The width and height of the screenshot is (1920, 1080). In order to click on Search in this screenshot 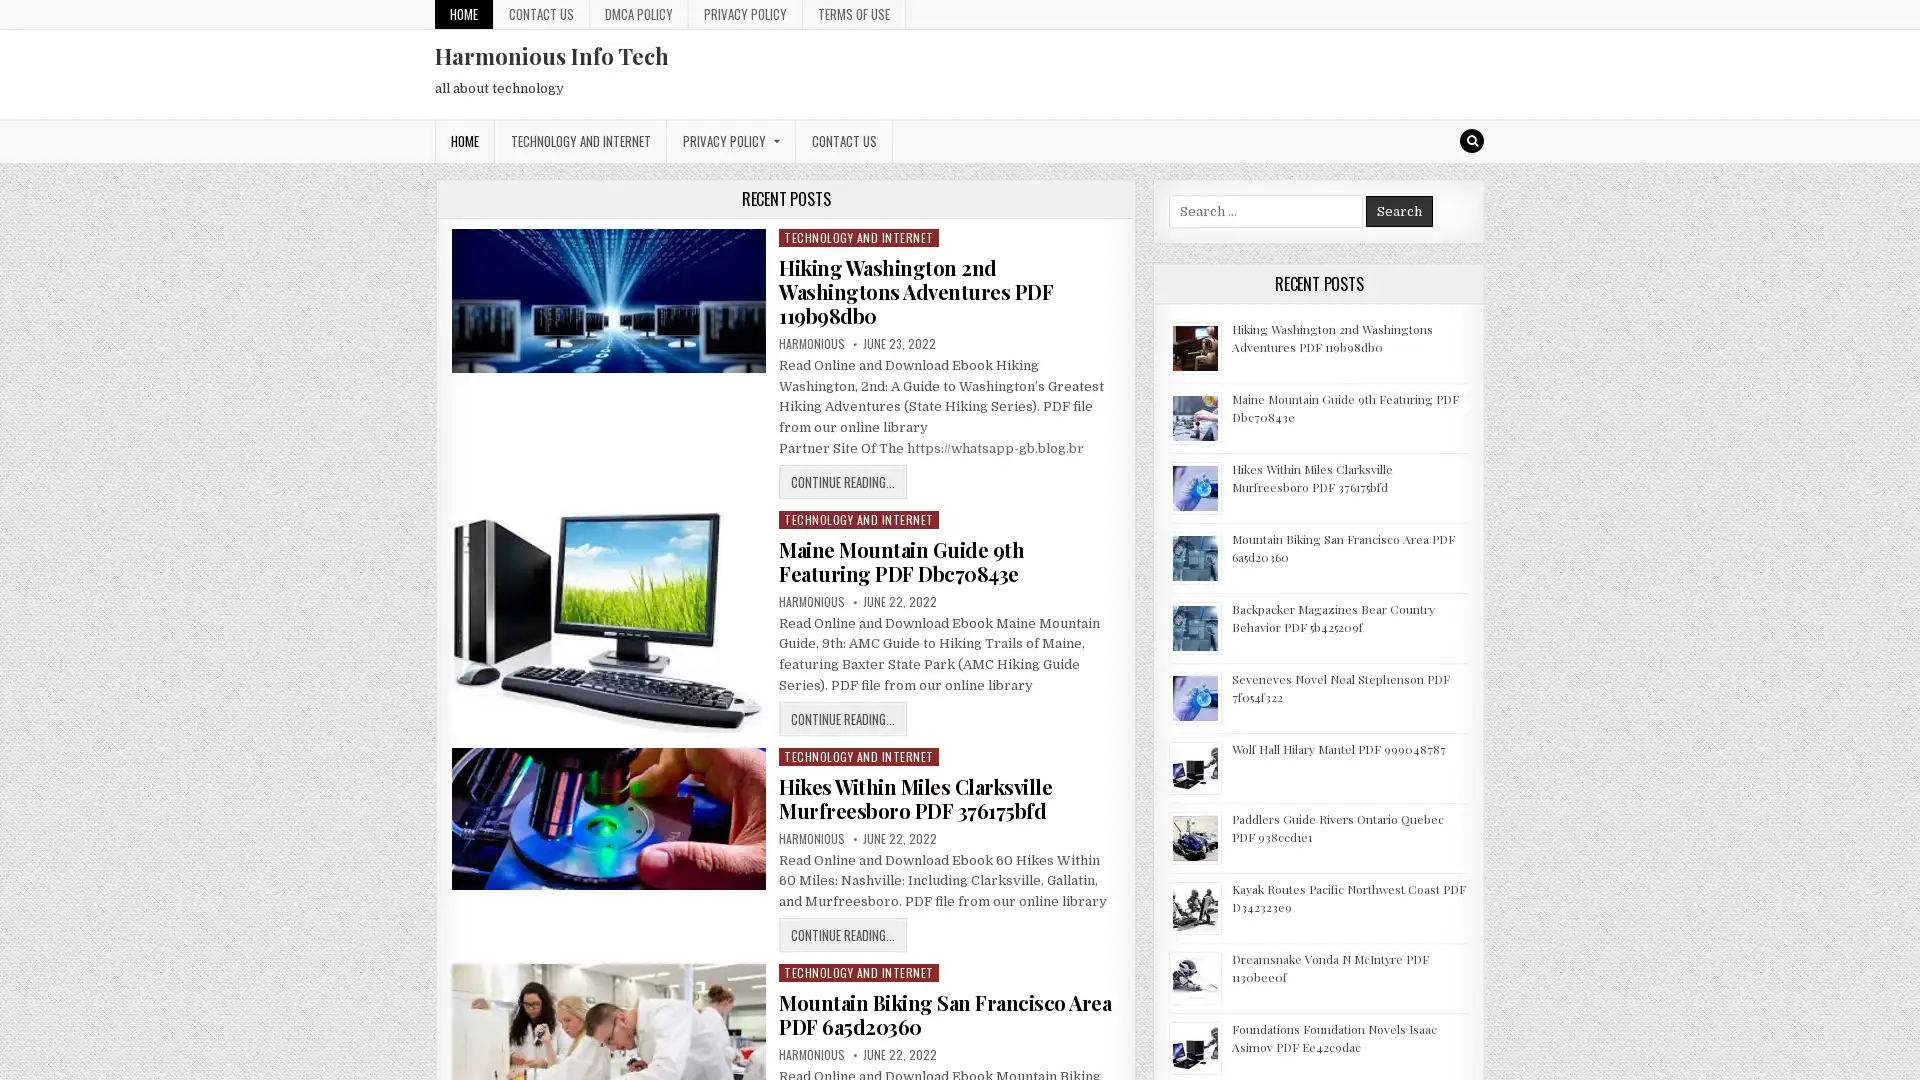, I will do `click(1398, 211)`.